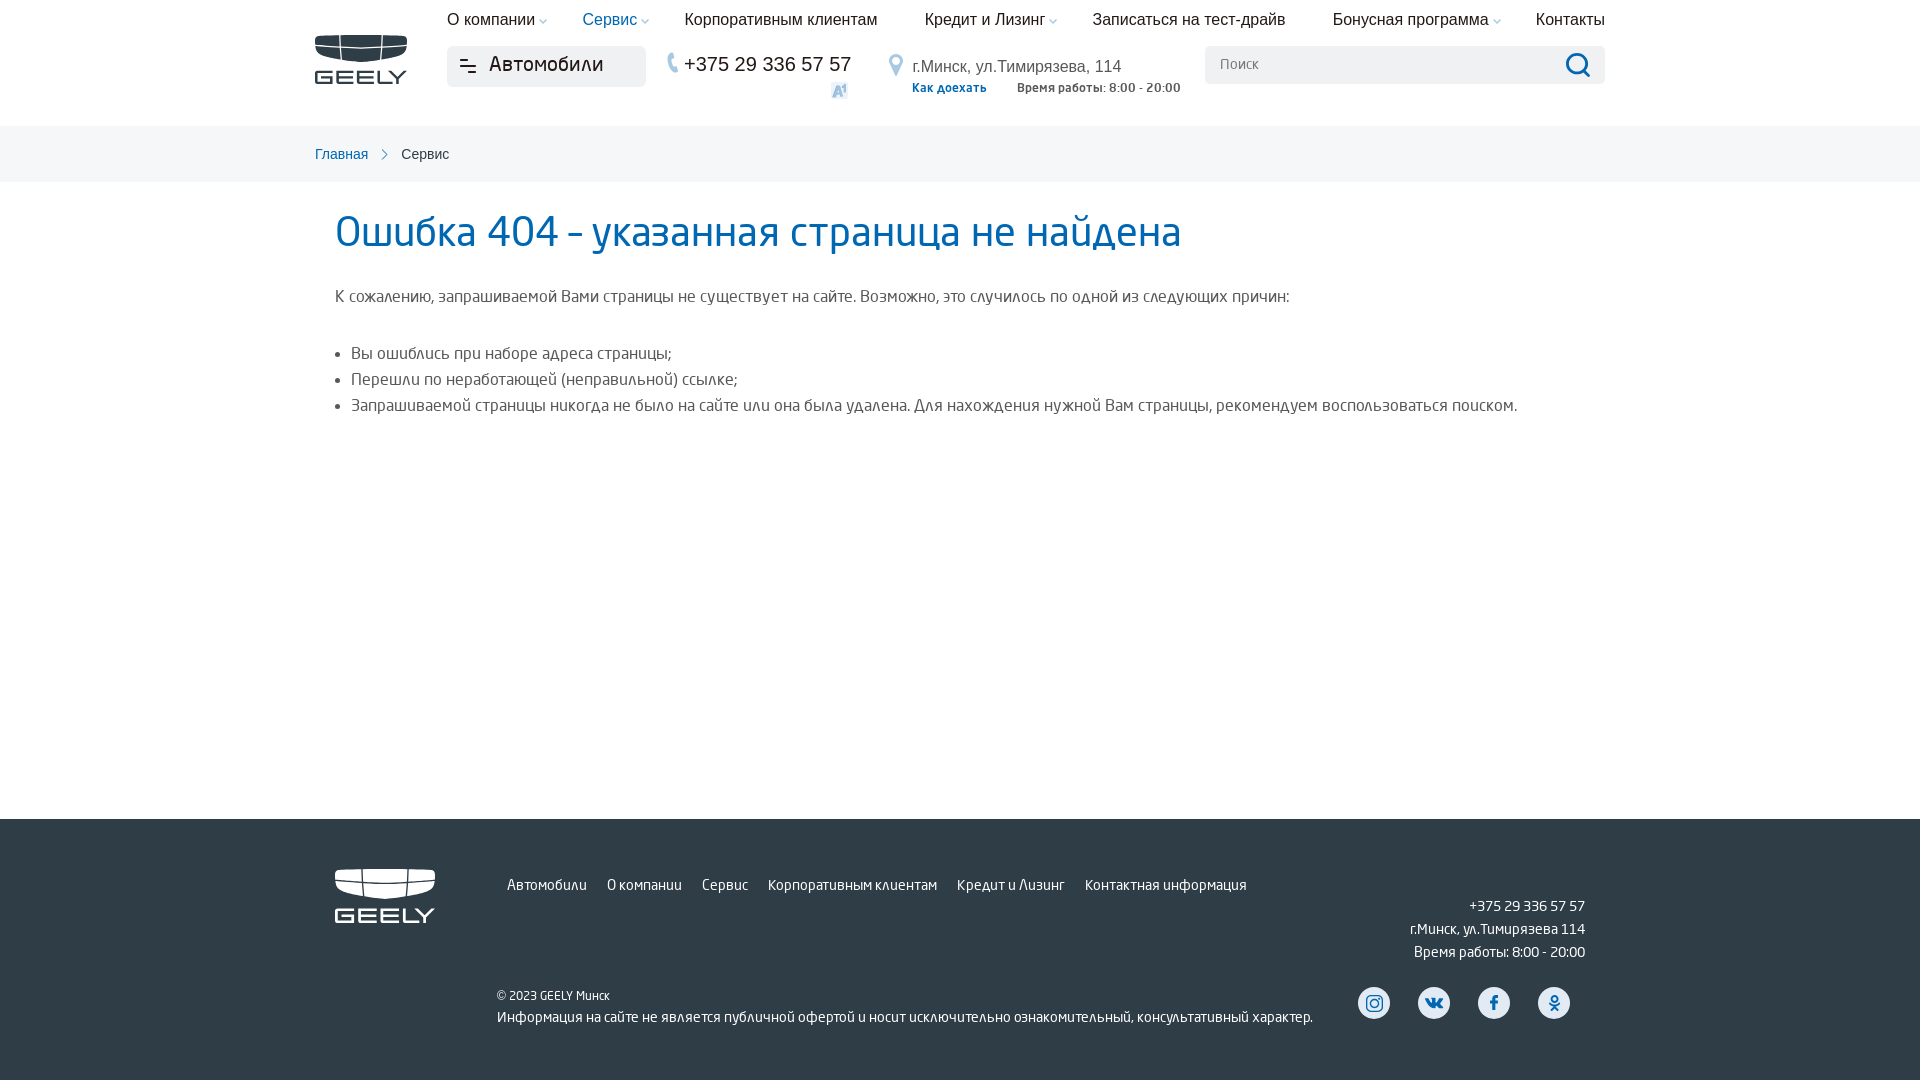 The width and height of the screenshot is (1920, 1080). I want to click on '+375 29 336 57 57', so click(1525, 906).